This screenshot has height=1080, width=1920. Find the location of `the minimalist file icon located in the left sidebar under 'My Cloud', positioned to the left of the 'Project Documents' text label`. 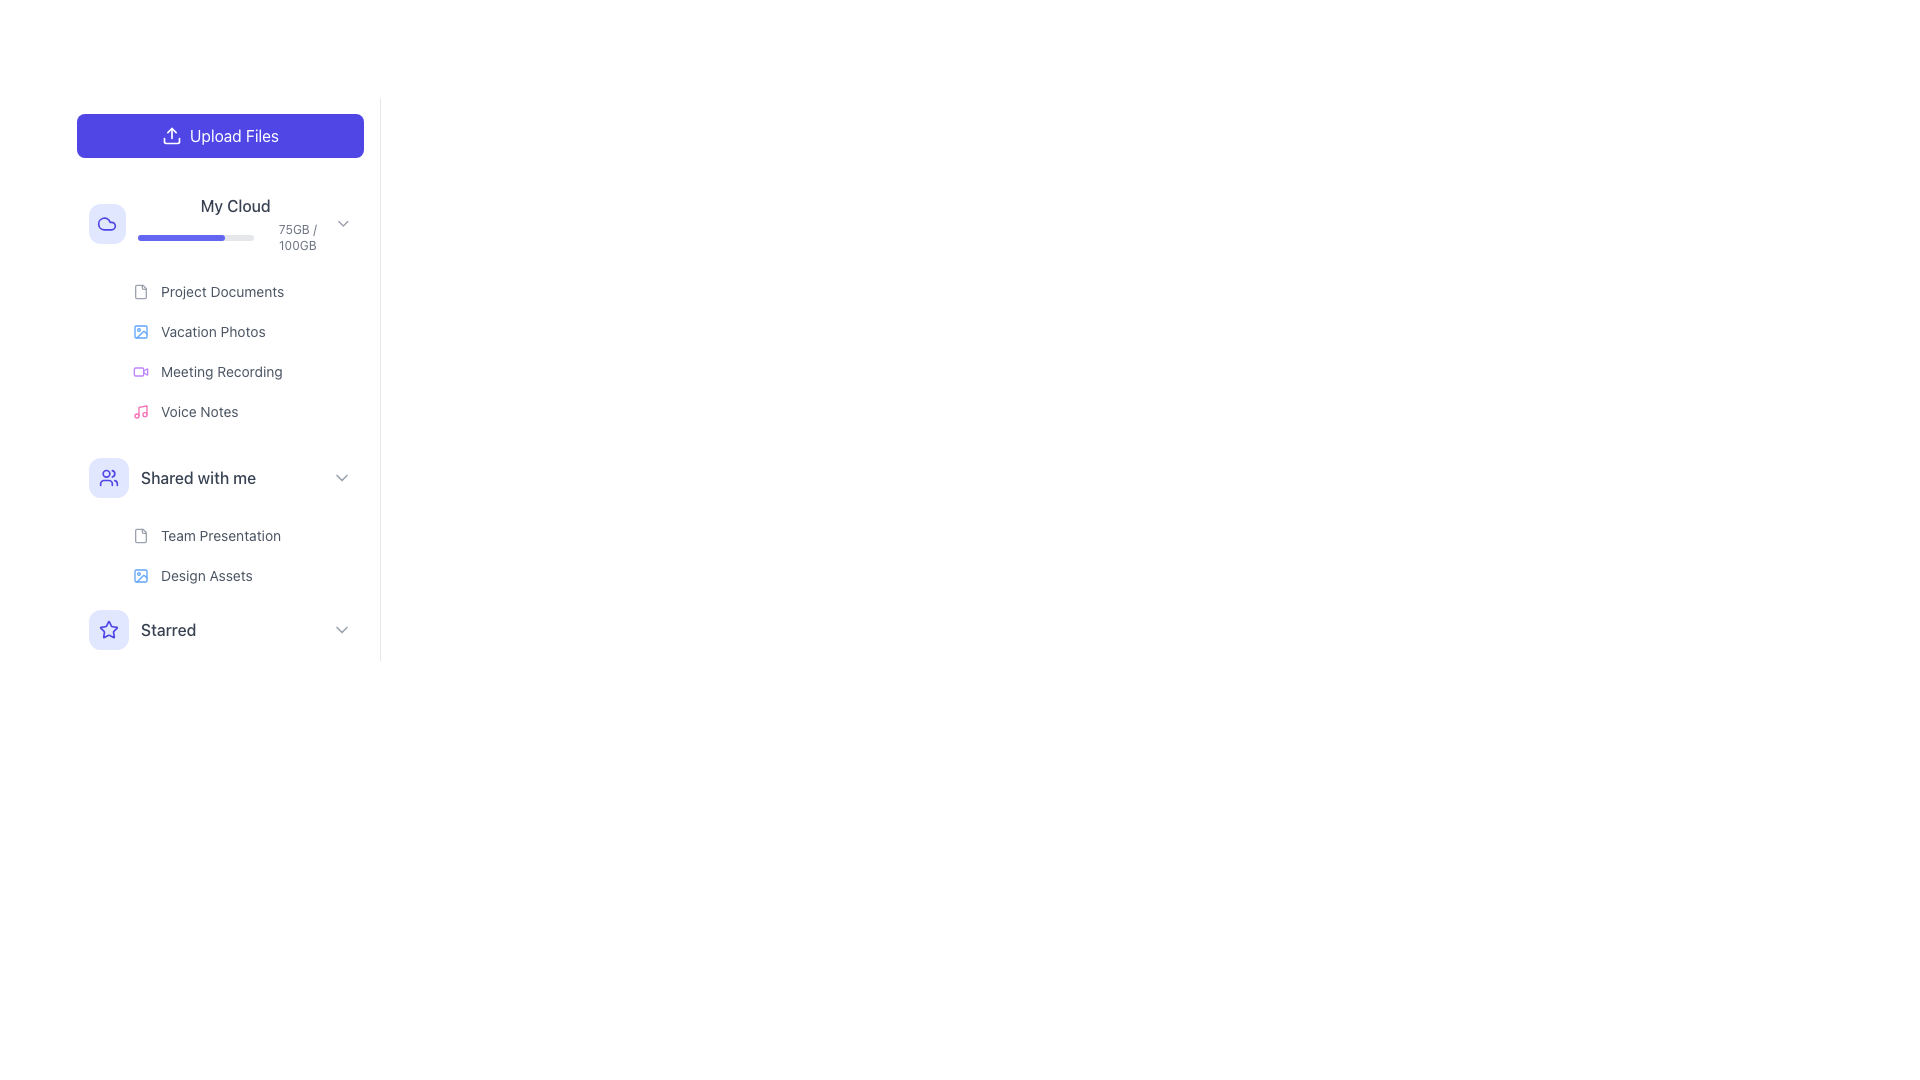

the minimalist file icon located in the left sidebar under 'My Cloud', positioned to the left of the 'Project Documents' text label is located at coordinates (139, 292).